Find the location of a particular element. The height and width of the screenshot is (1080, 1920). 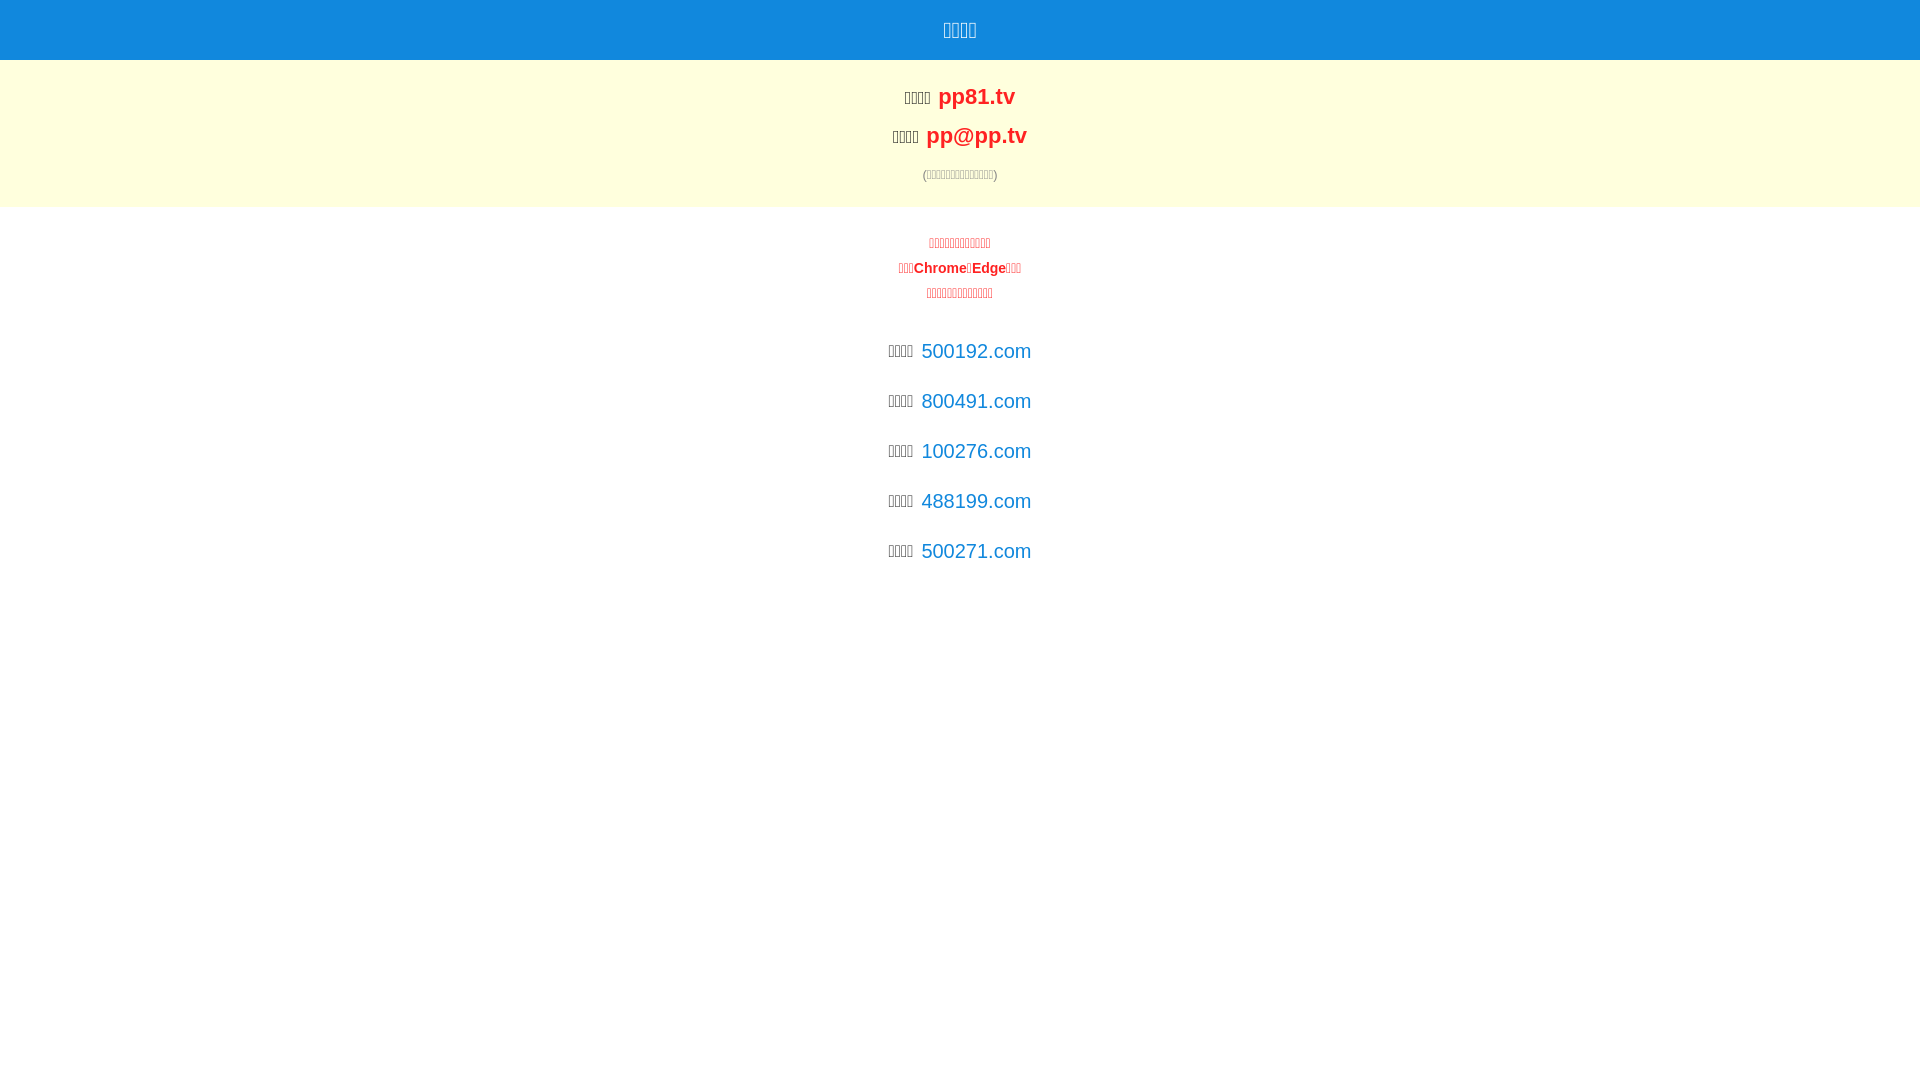

'488199.com' is located at coordinates (975, 500).